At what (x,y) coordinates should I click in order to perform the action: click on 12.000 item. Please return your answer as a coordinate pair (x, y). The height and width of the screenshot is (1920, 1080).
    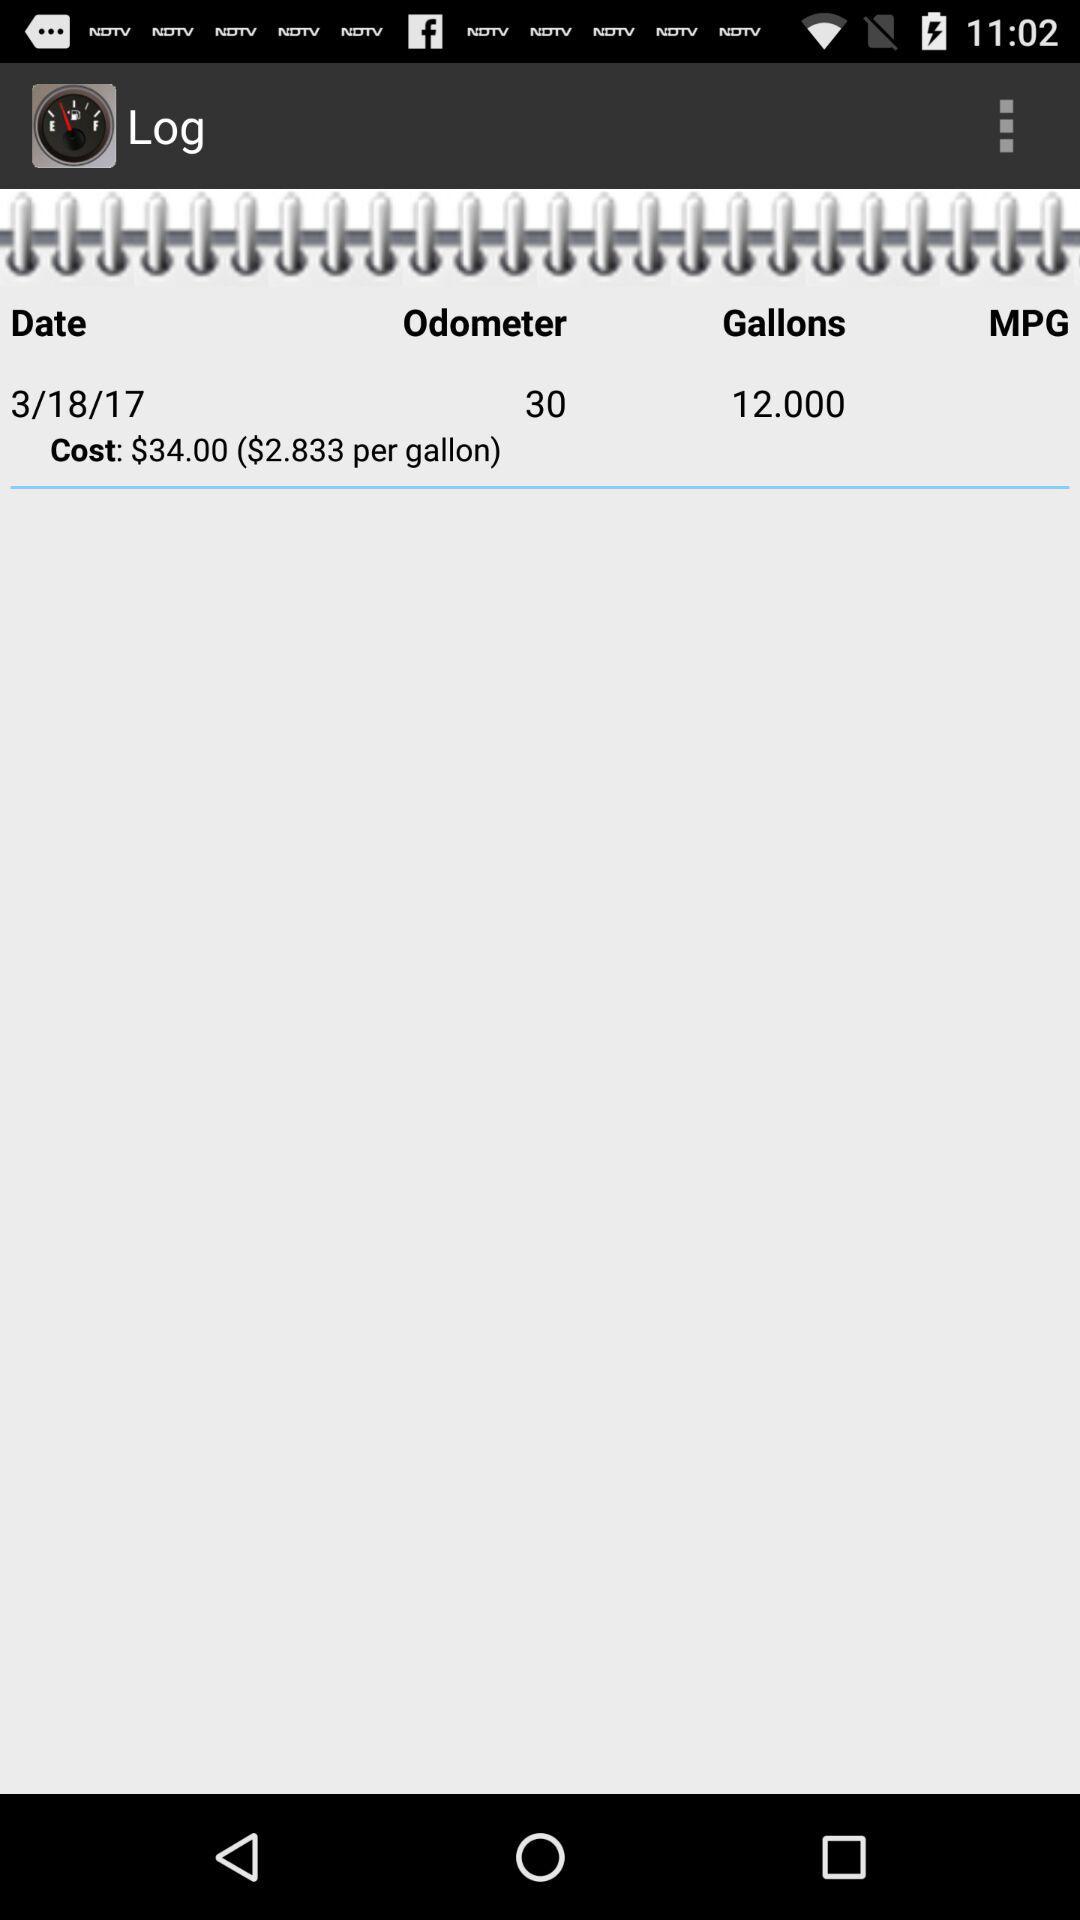
    Looking at the image, I should click on (705, 401).